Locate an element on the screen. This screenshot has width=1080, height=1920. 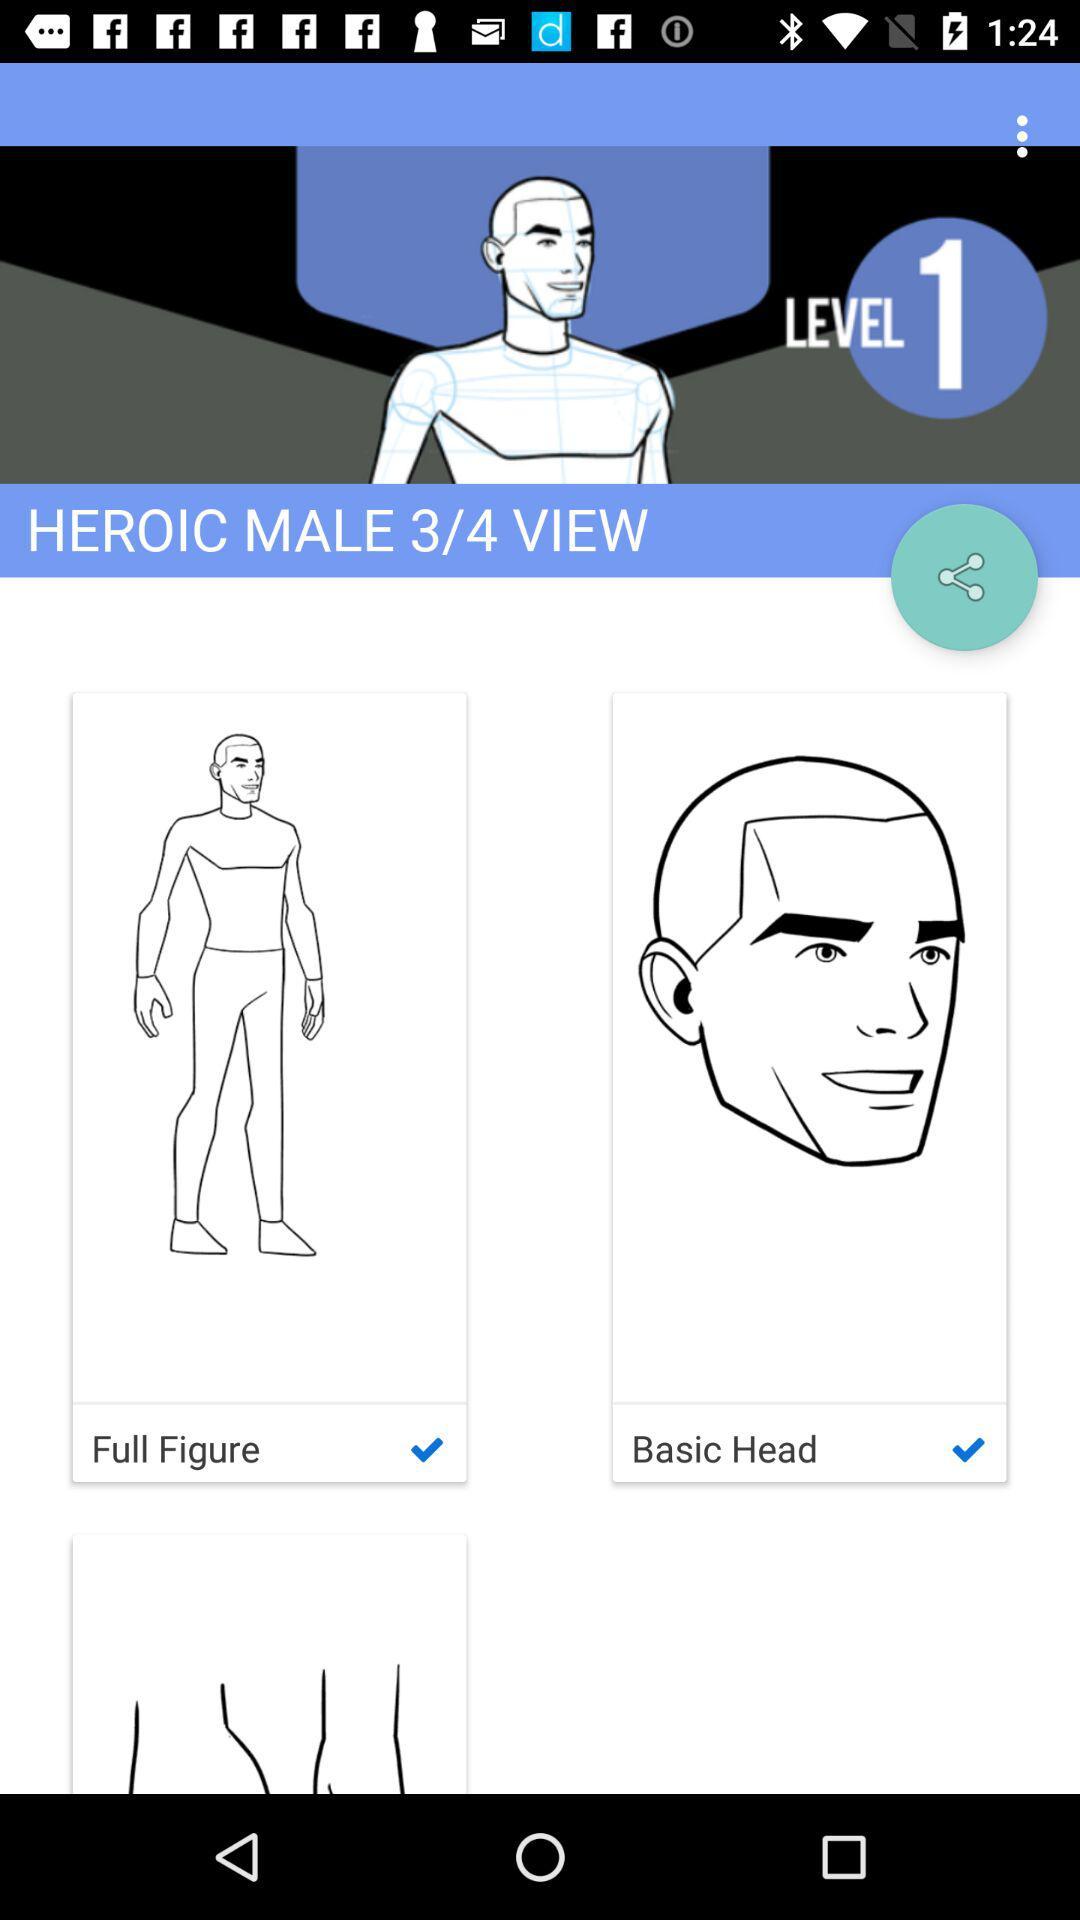
the share icon is located at coordinates (963, 576).